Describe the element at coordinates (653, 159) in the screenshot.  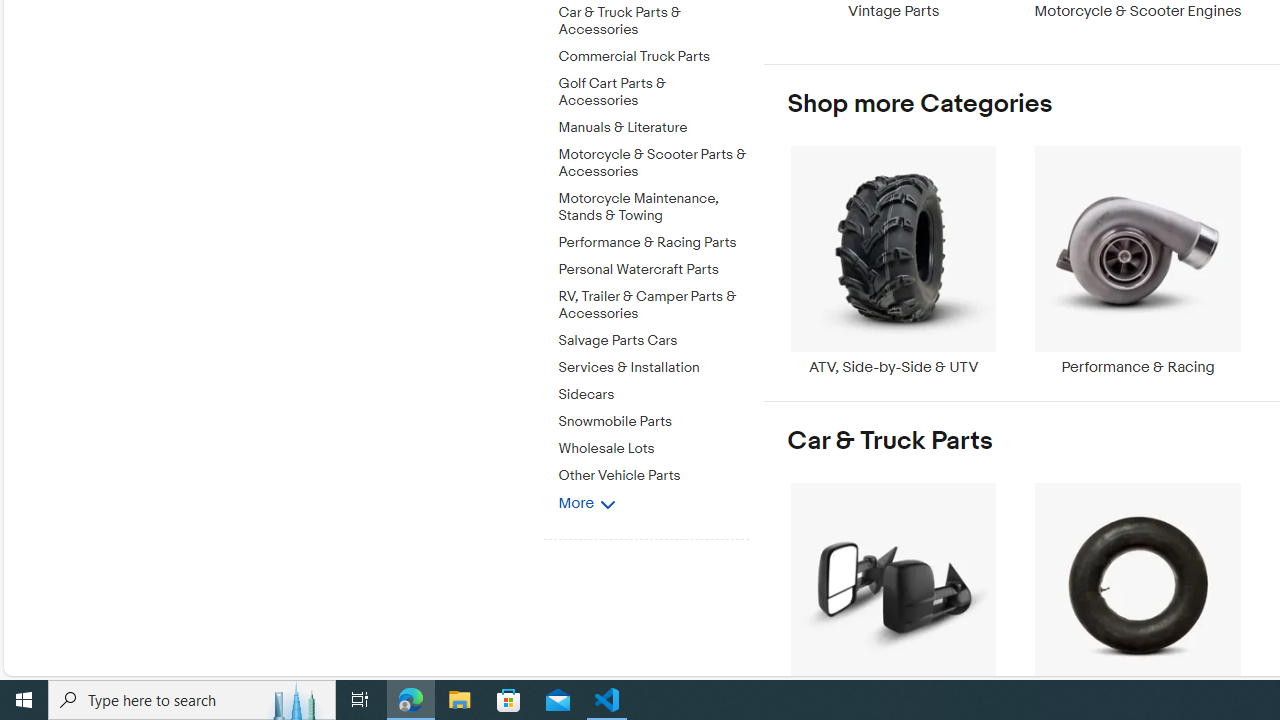
I see `'Motorcycle & Scooter Parts & Accessories'` at that location.